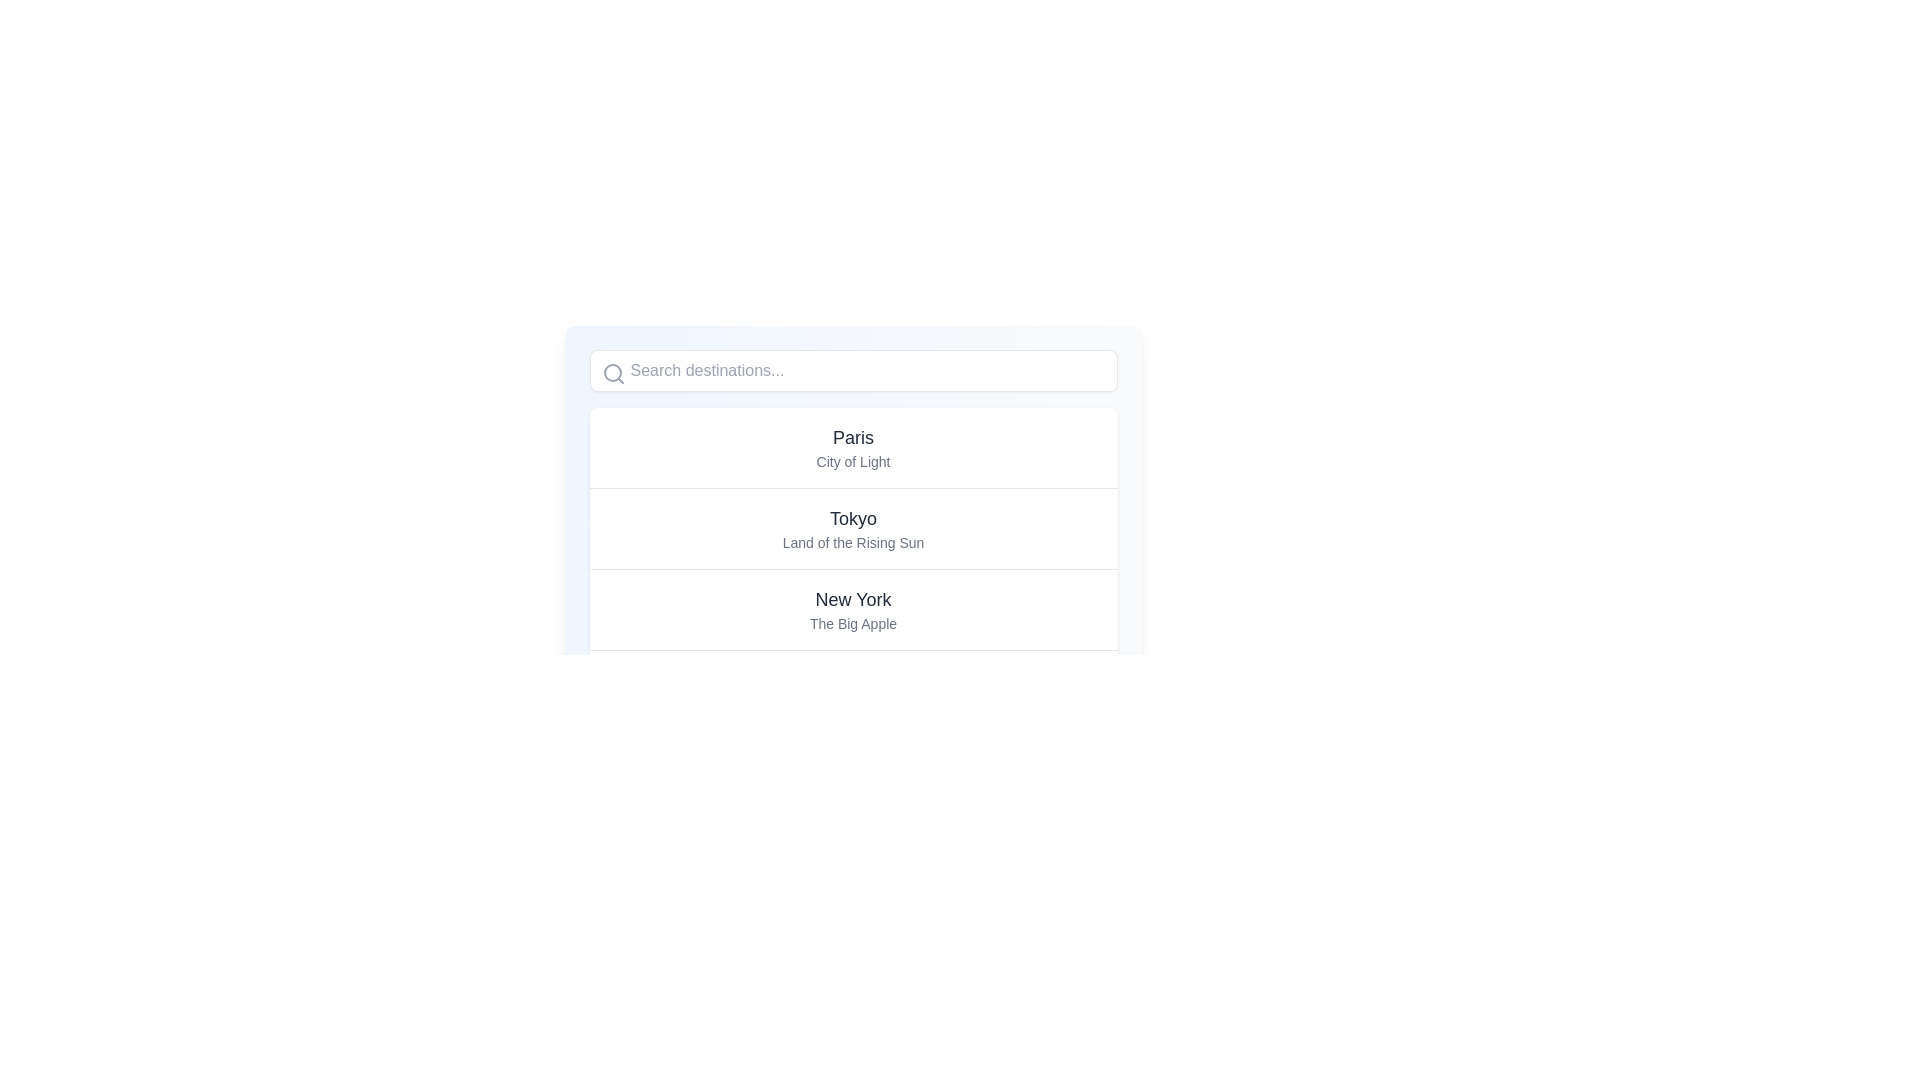 The width and height of the screenshot is (1920, 1080). I want to click on to select the destination 'New York' from the list item, which is the third option in a vertically-stacked list, located between 'Tokyo' and 'Kyoto', so click(853, 608).